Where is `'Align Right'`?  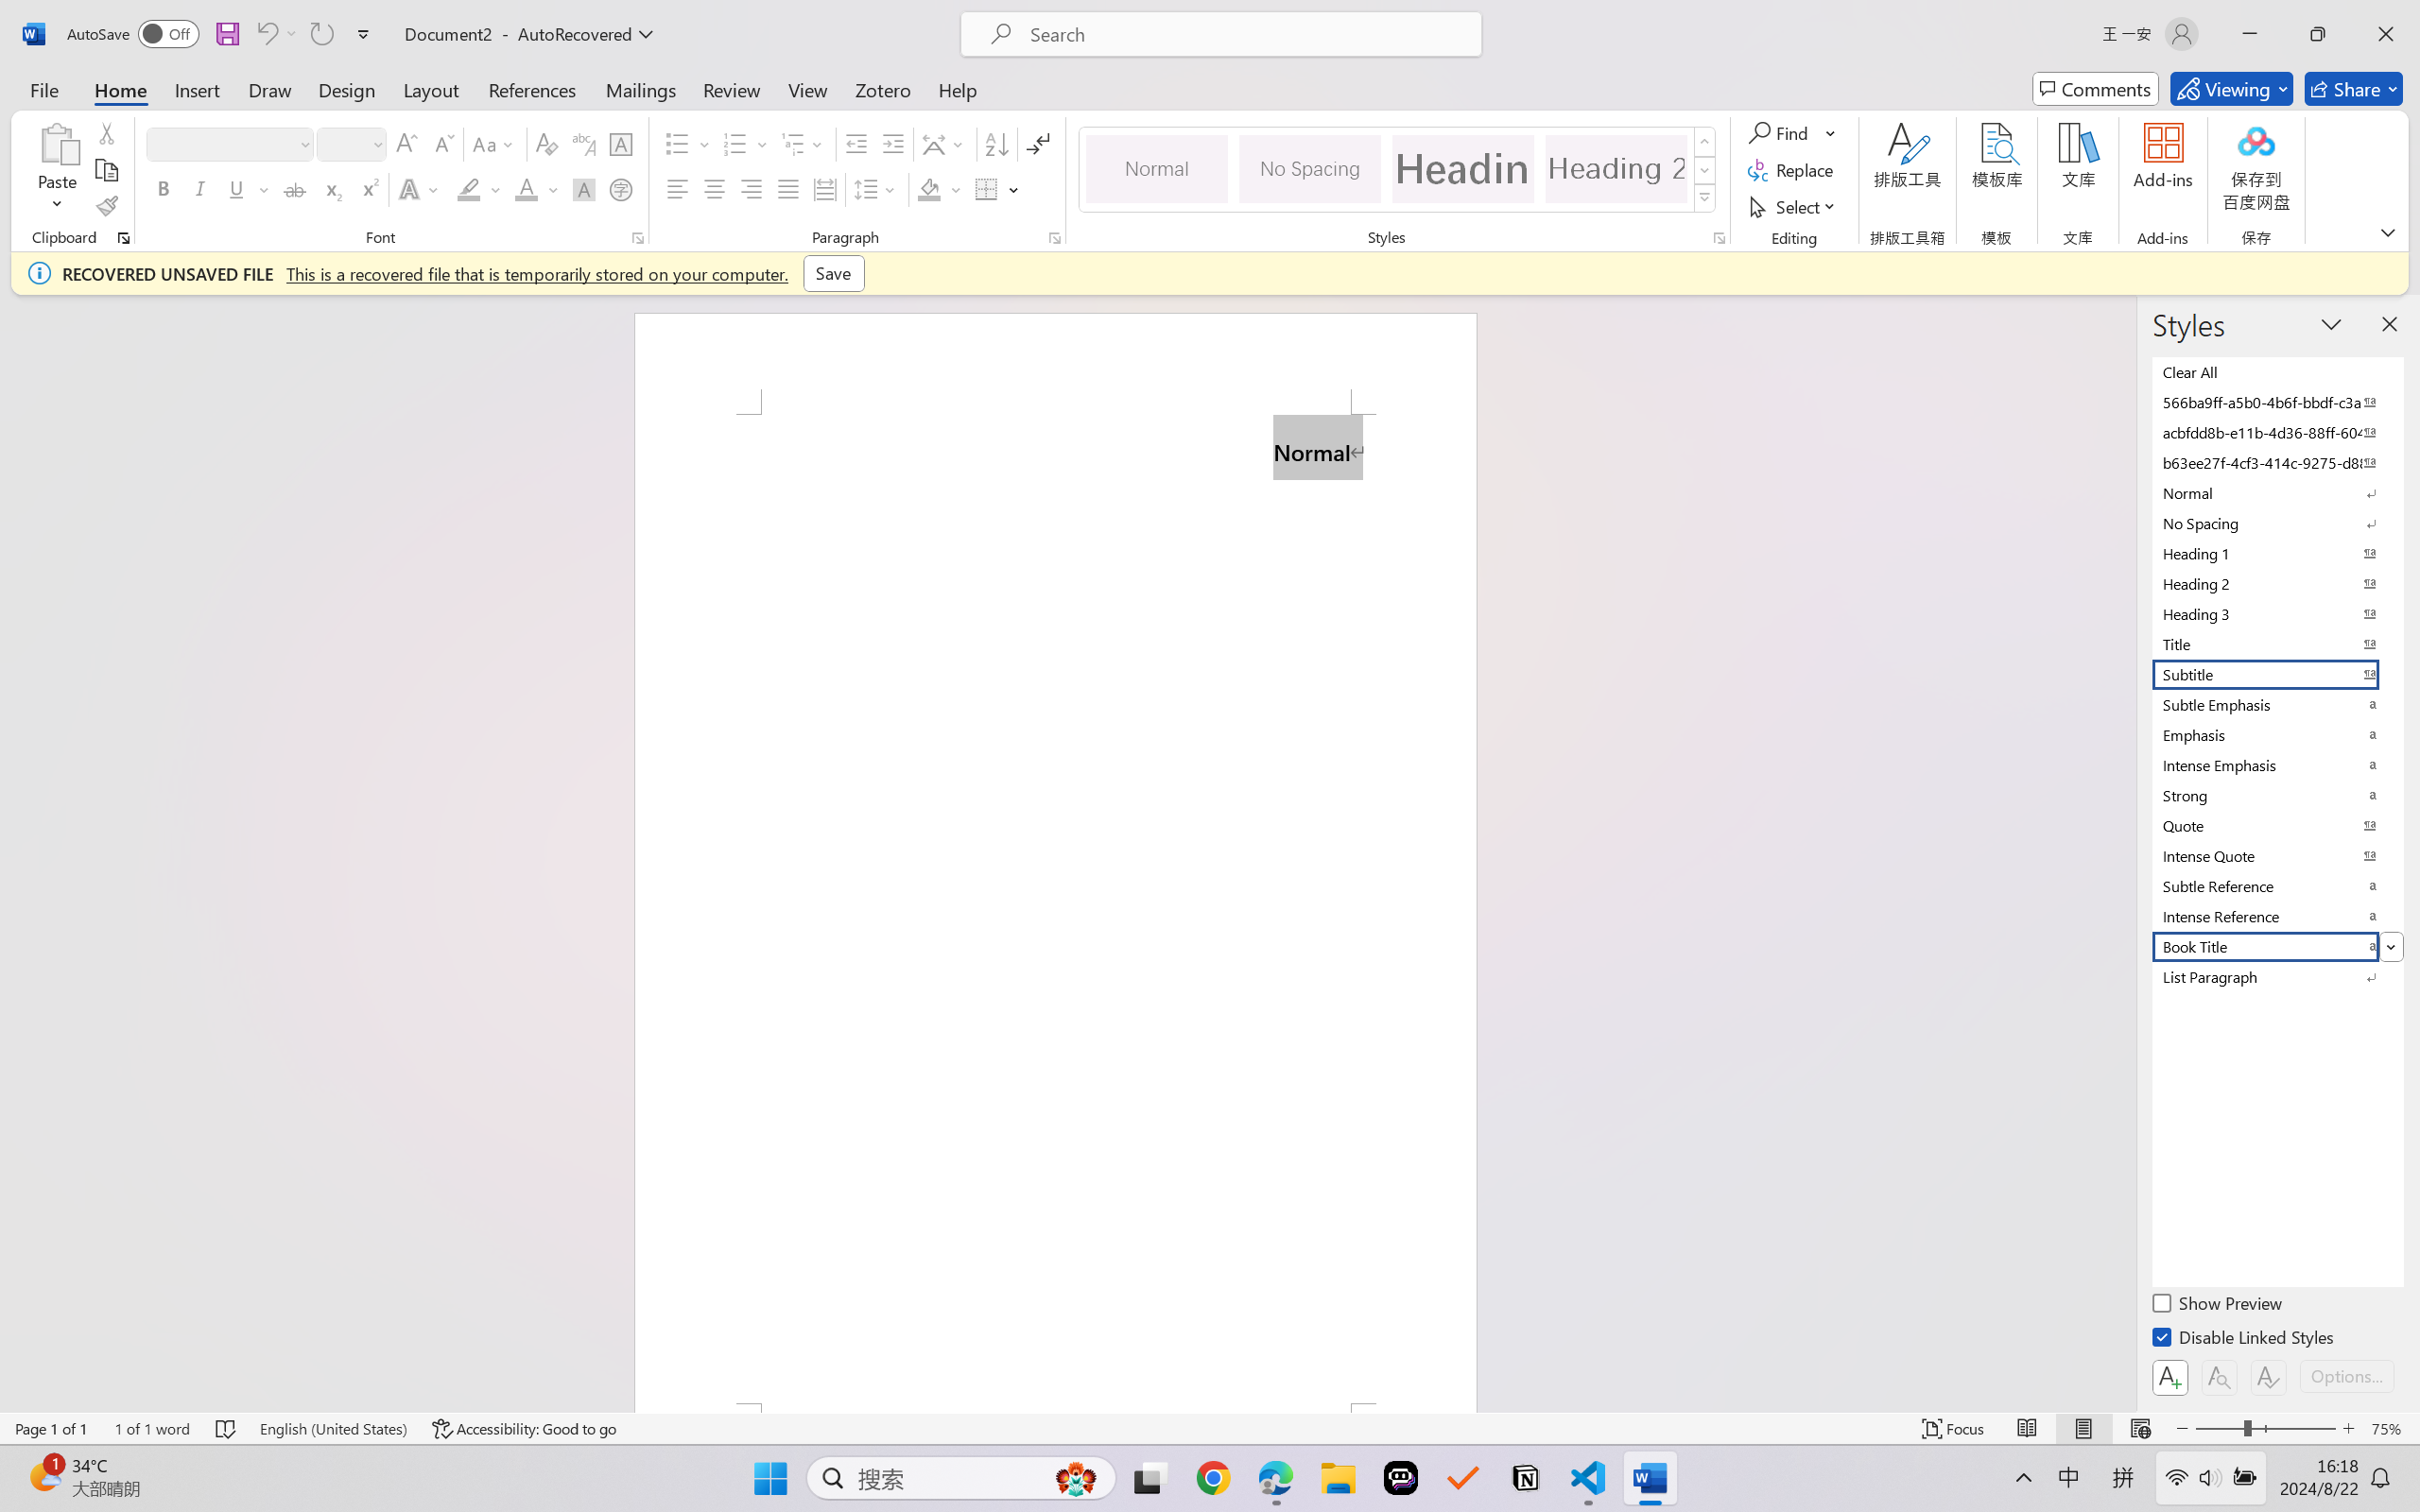 'Align Right' is located at coordinates (752, 188).